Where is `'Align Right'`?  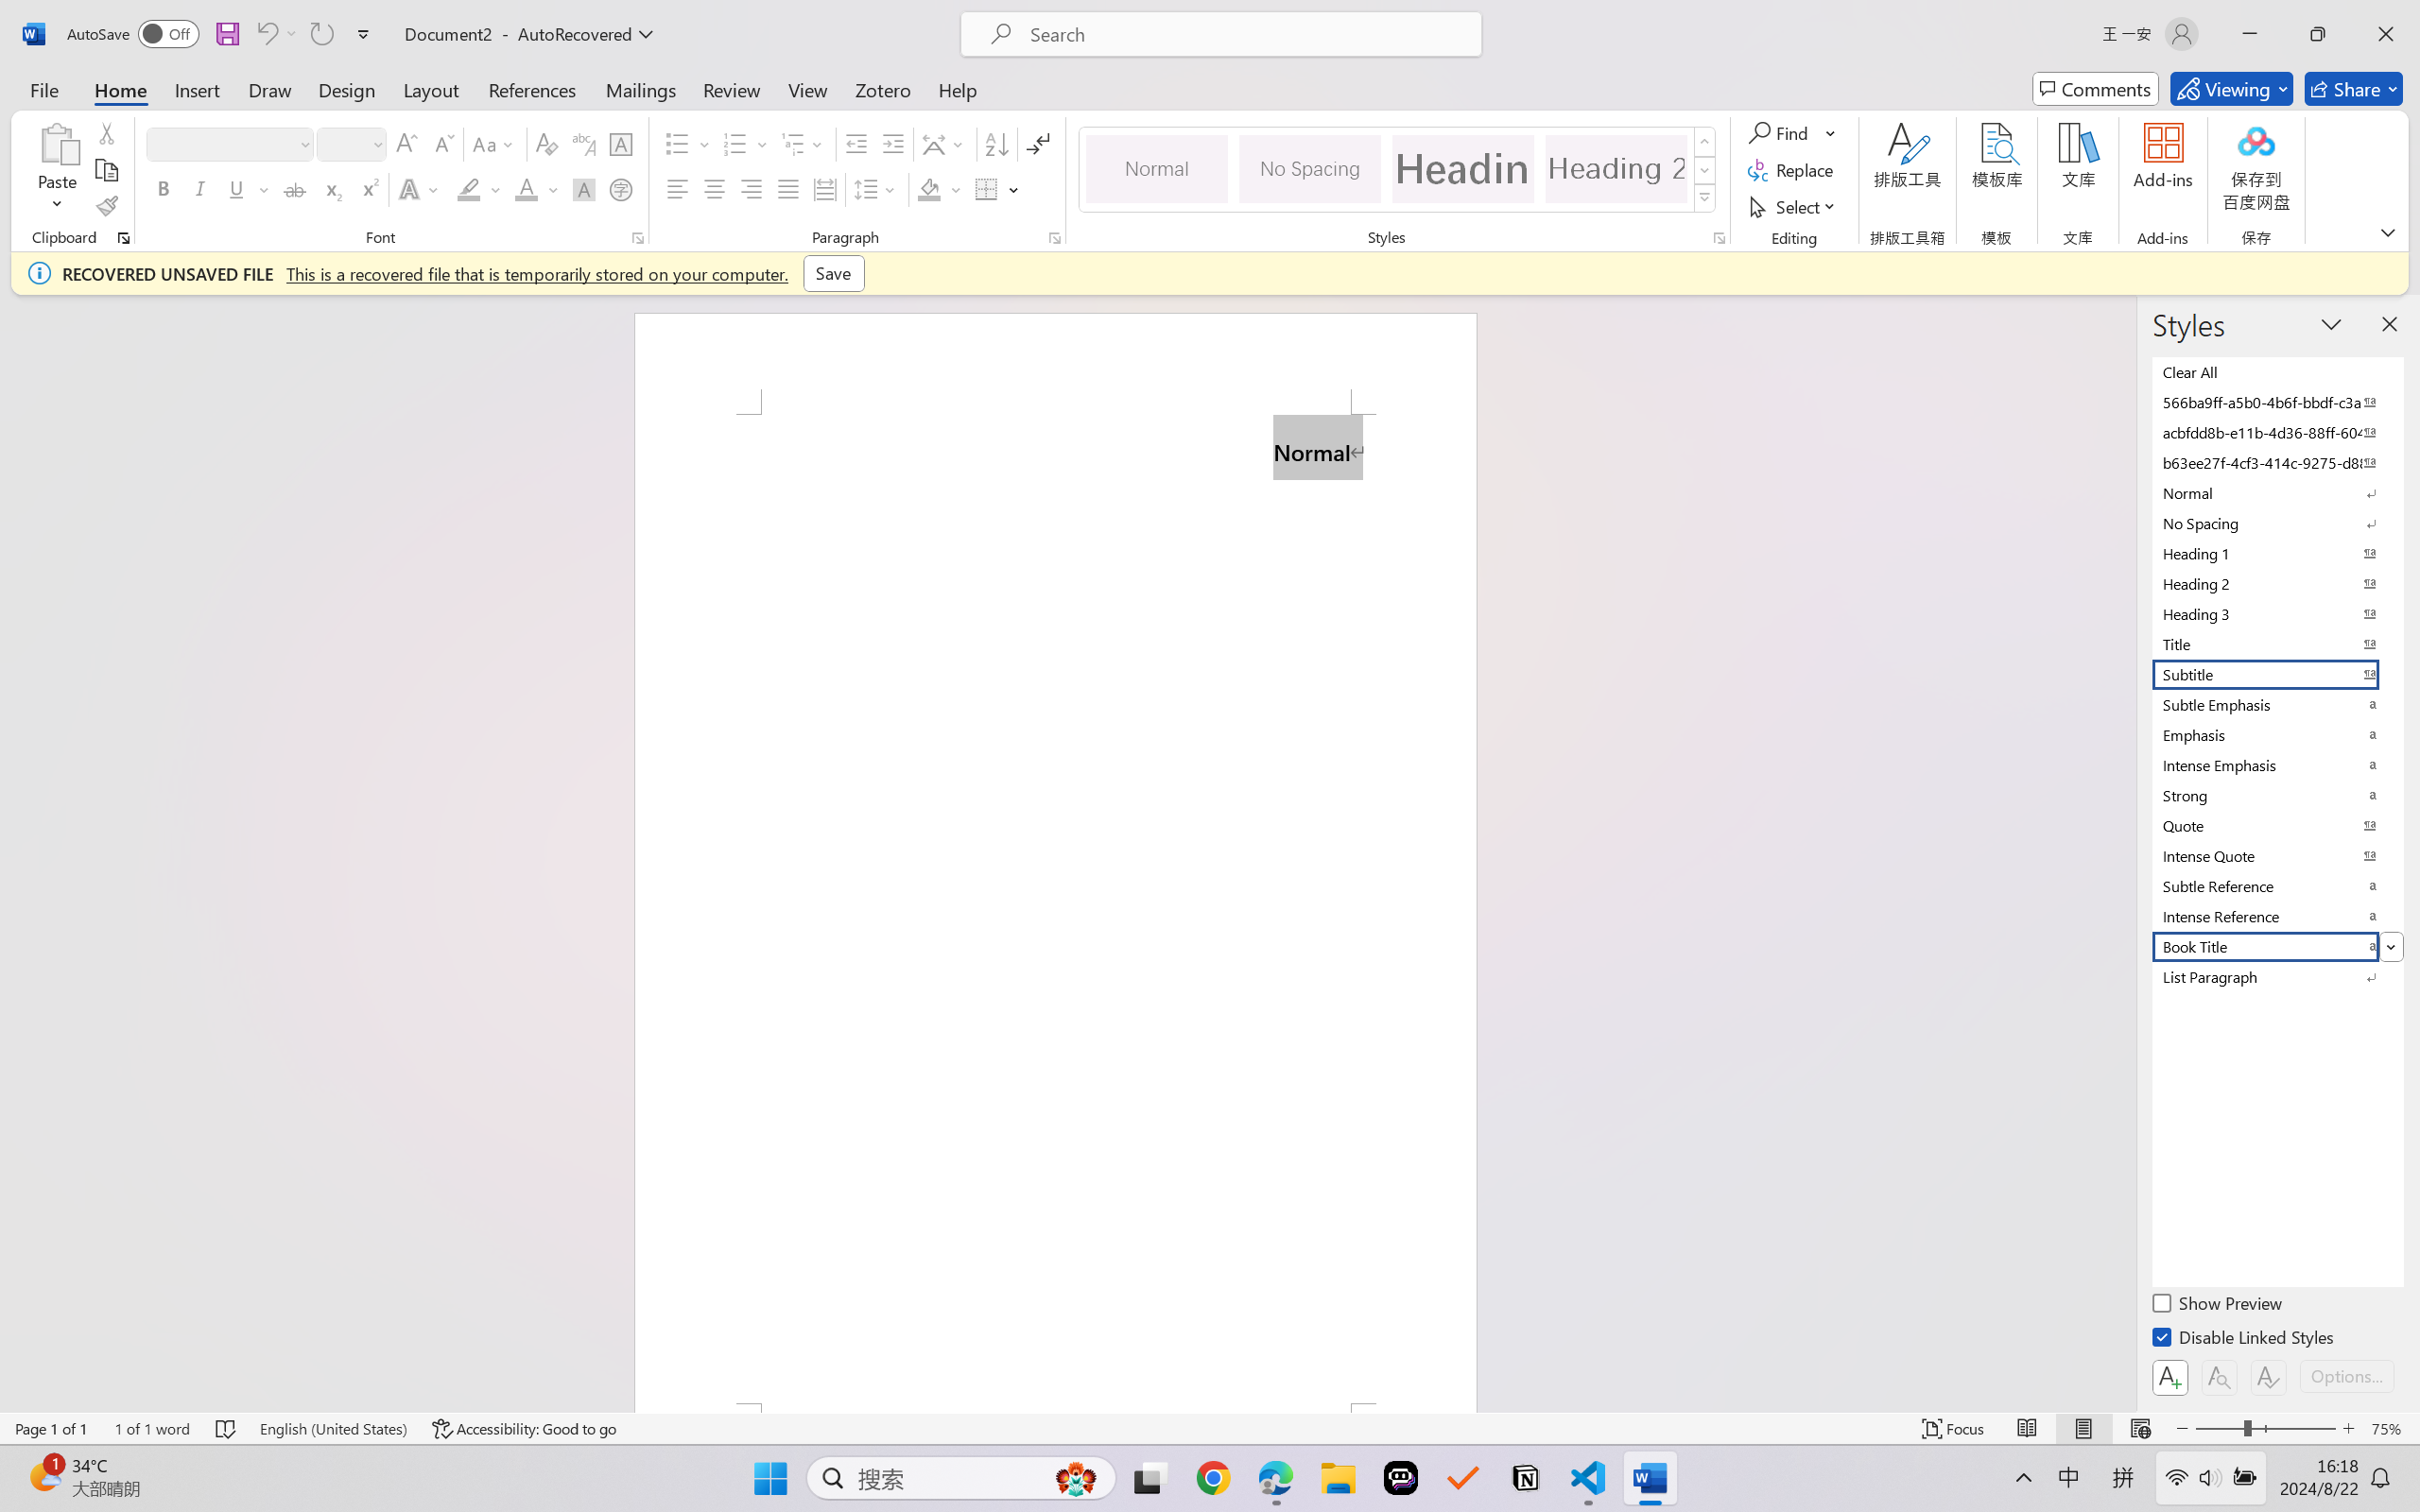 'Align Right' is located at coordinates (752, 188).